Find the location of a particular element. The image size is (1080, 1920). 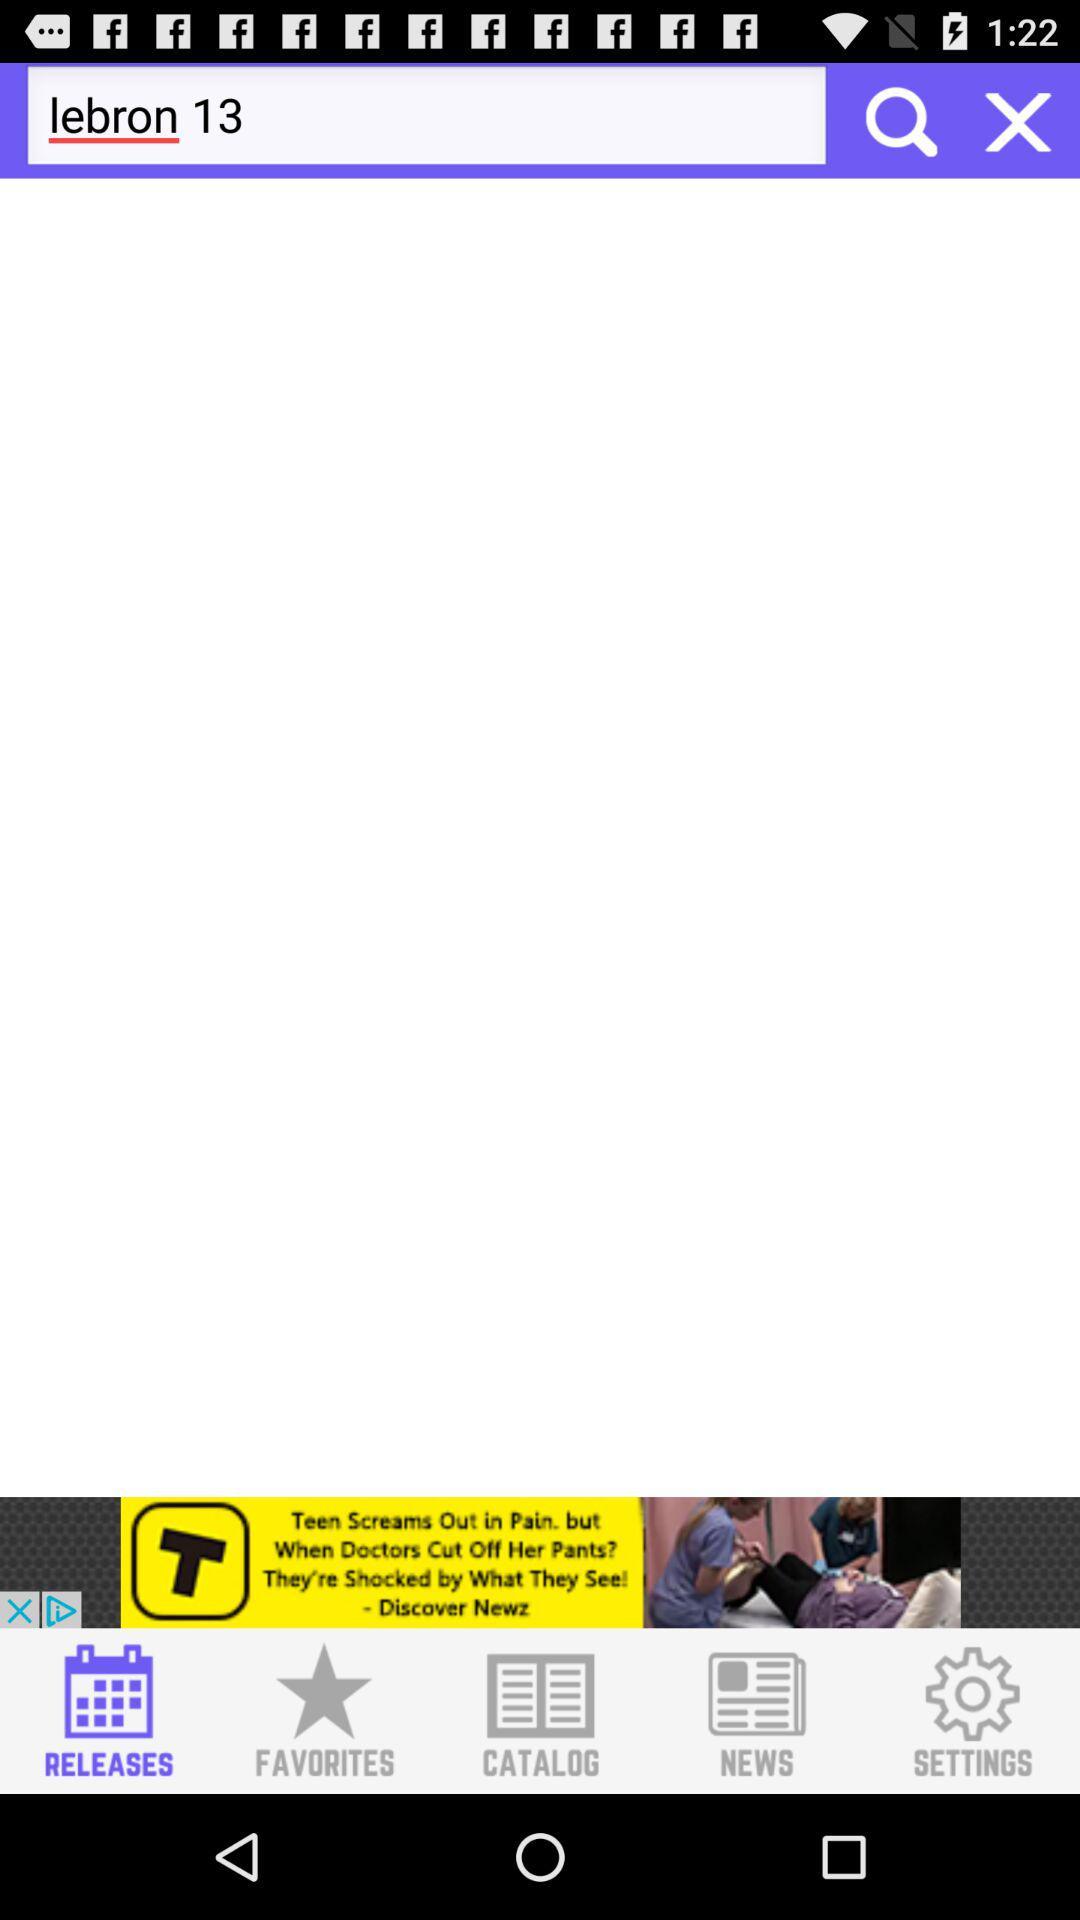

advertisement is located at coordinates (540, 1561).